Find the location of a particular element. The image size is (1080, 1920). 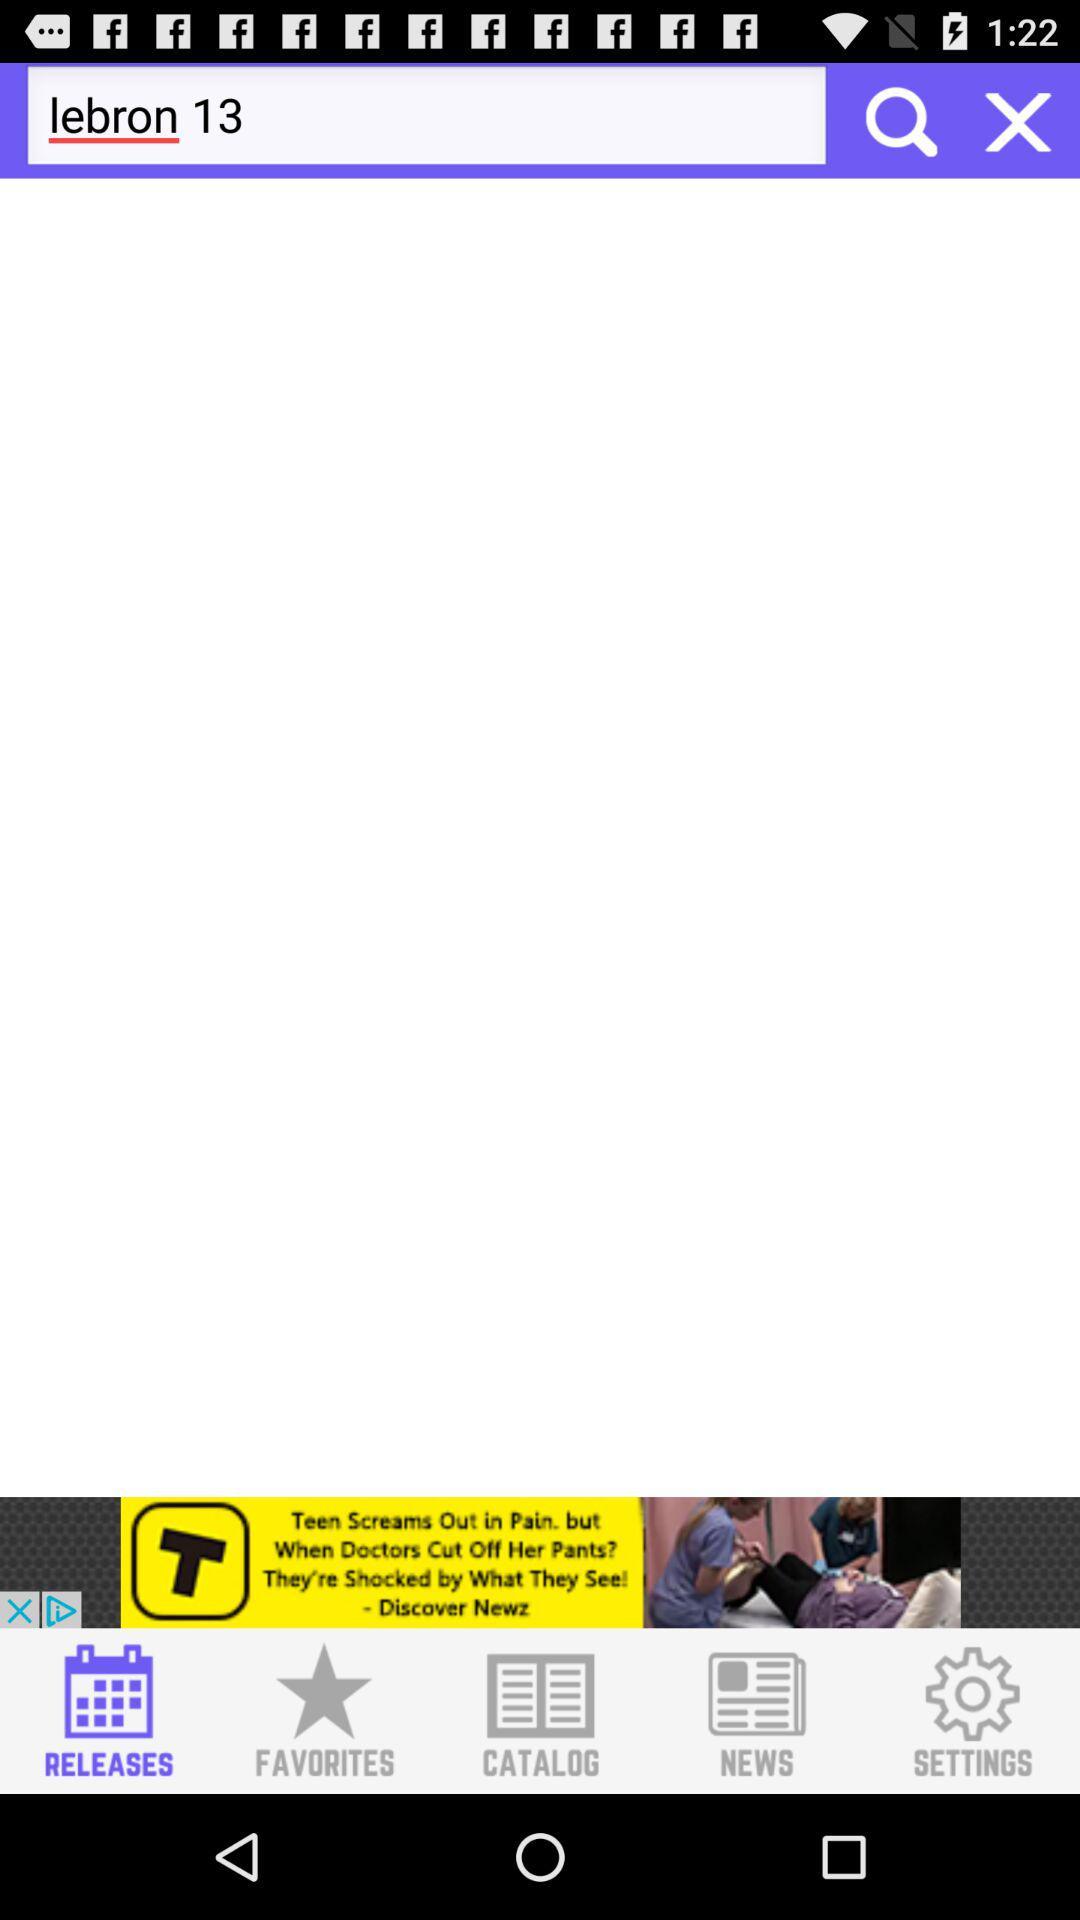

advertisement is located at coordinates (540, 1561).